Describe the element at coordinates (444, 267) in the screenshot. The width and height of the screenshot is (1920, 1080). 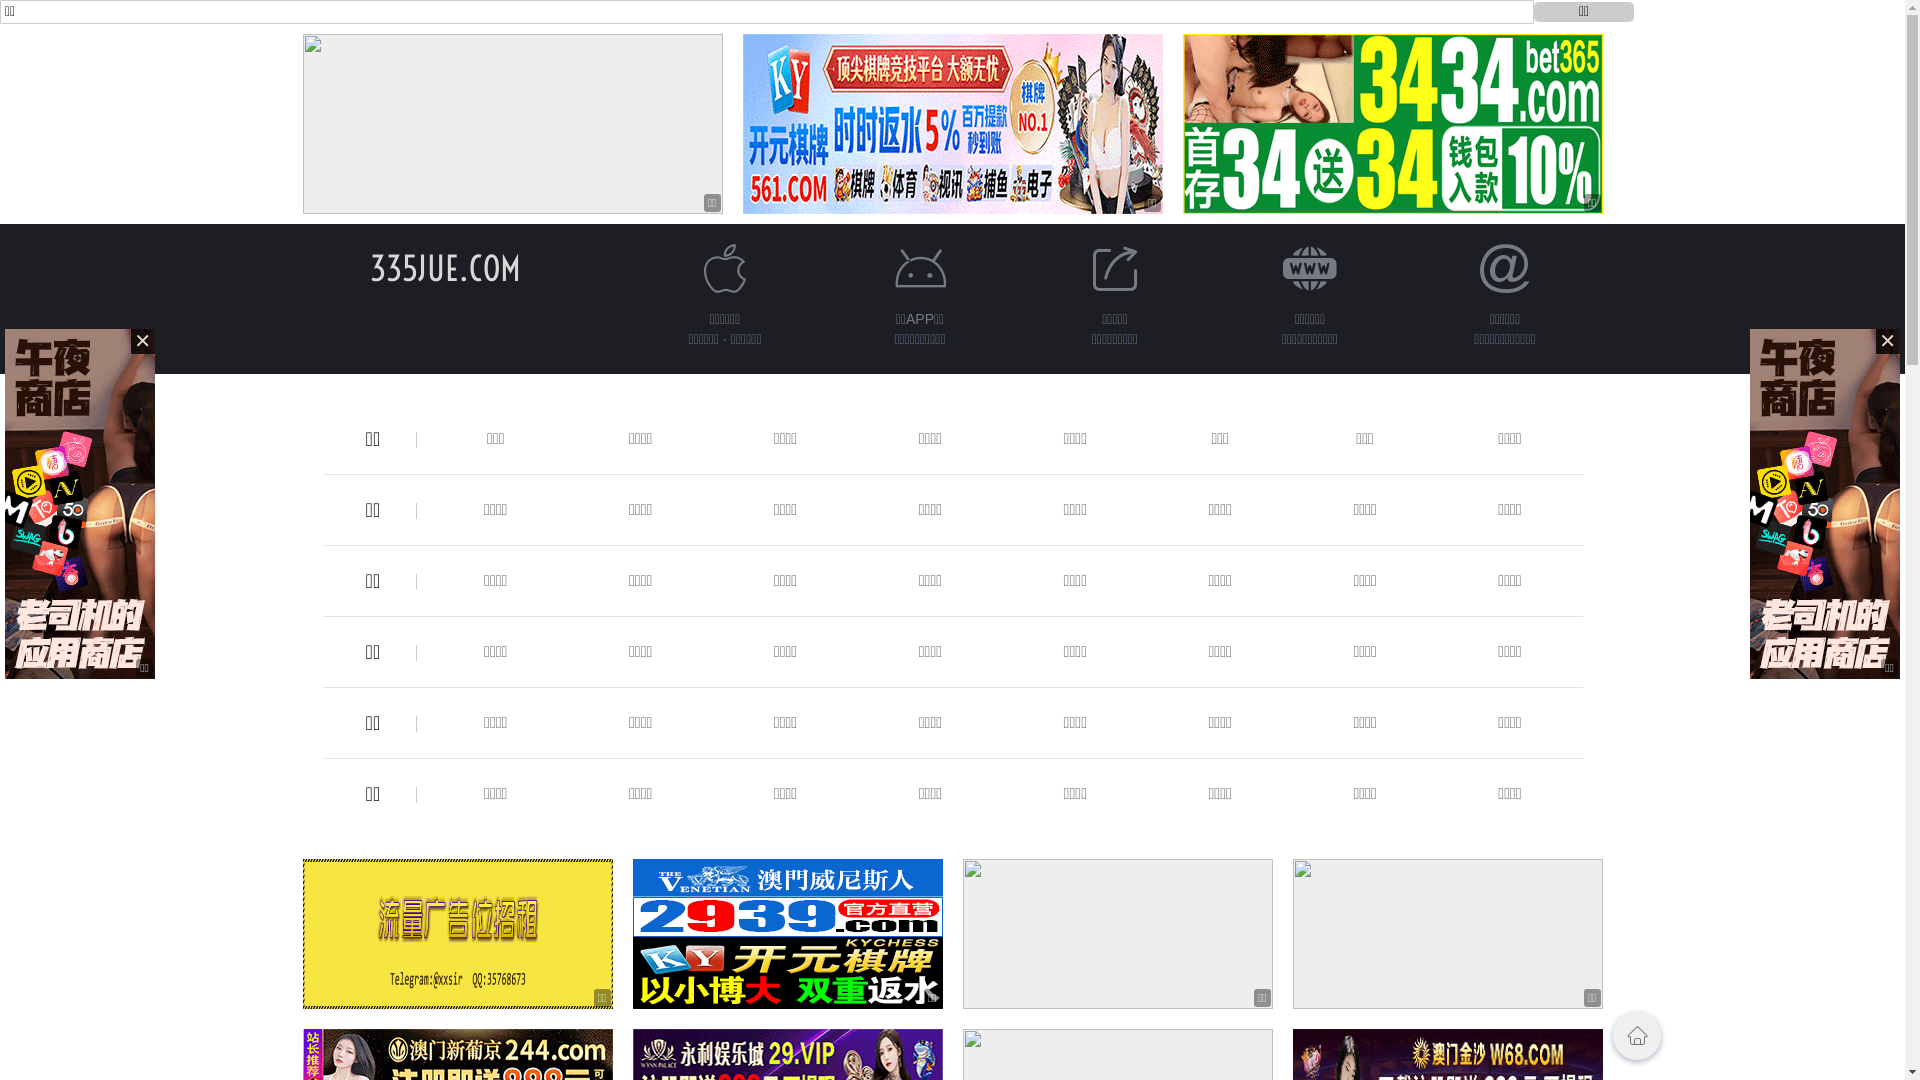
I see `'335JUE.COM'` at that location.